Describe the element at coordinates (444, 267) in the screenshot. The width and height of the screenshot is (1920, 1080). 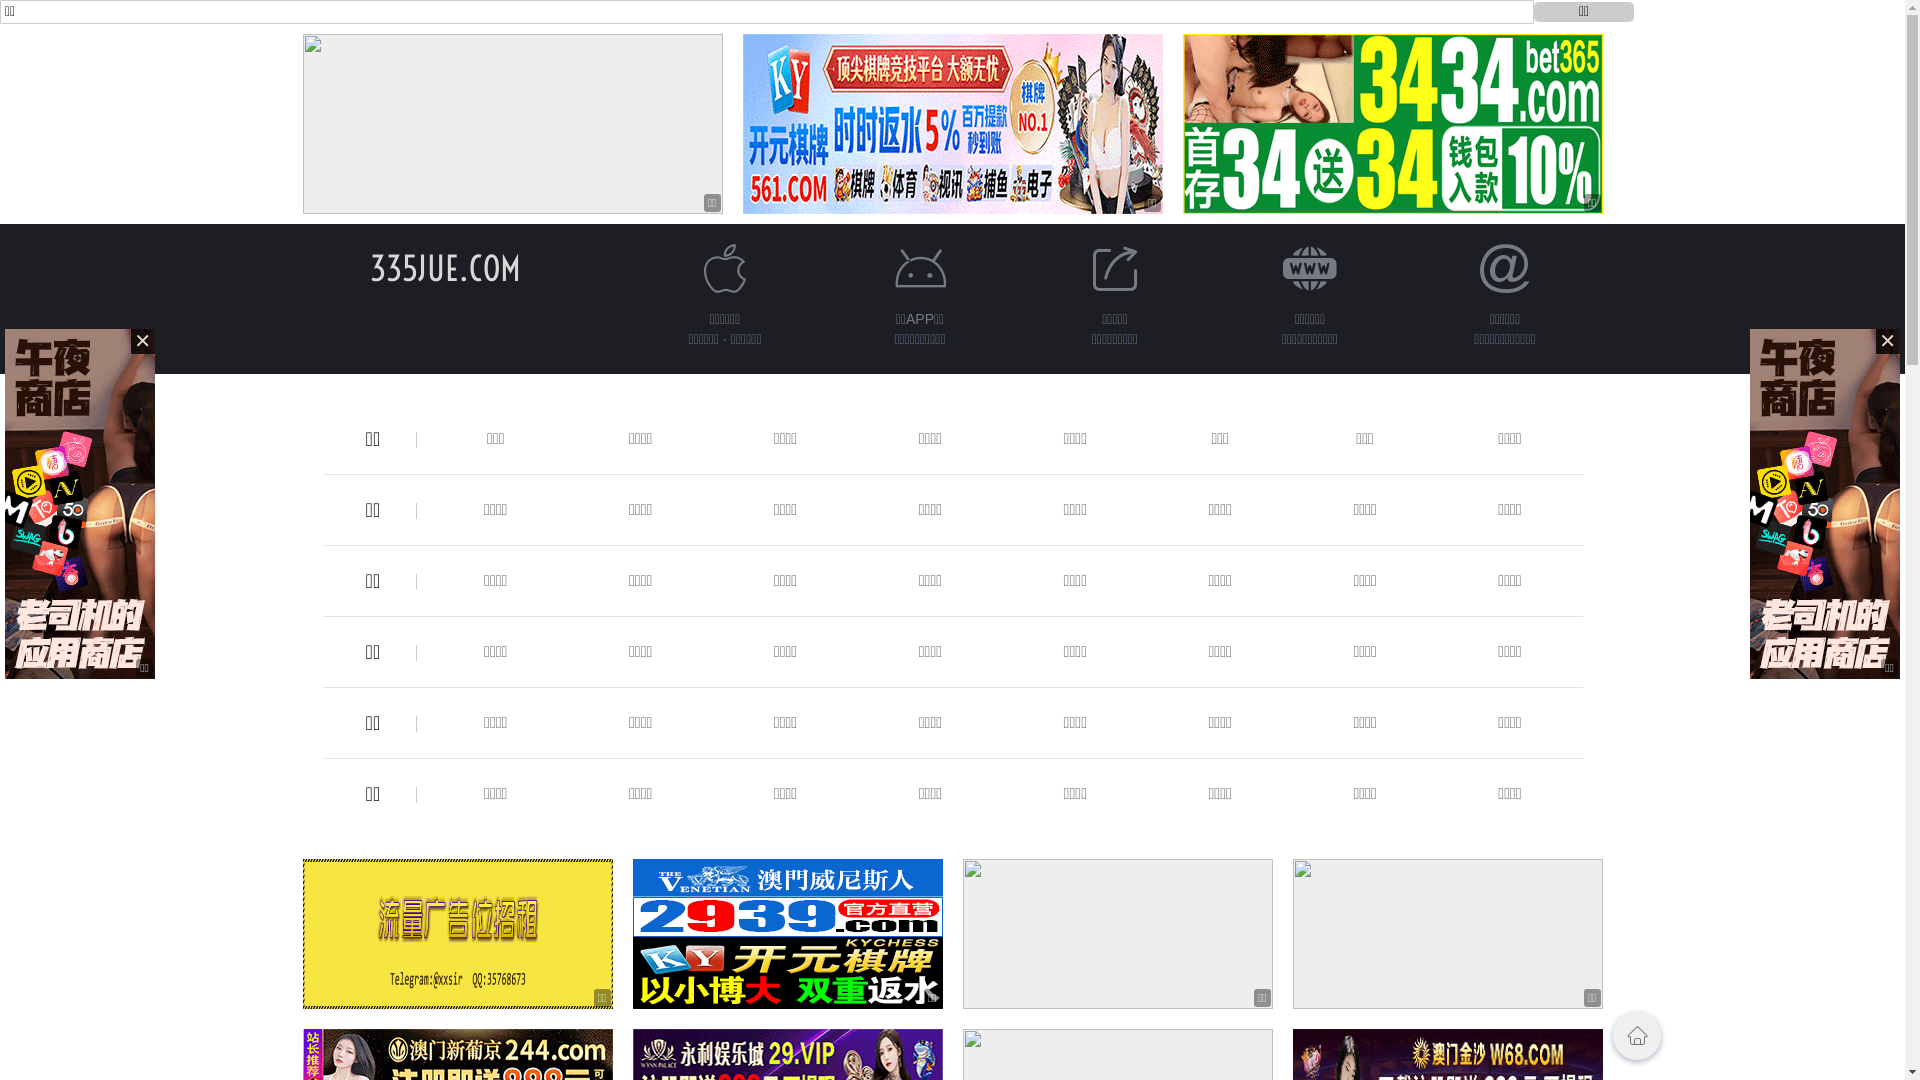
I see `'335JUE.COM'` at that location.